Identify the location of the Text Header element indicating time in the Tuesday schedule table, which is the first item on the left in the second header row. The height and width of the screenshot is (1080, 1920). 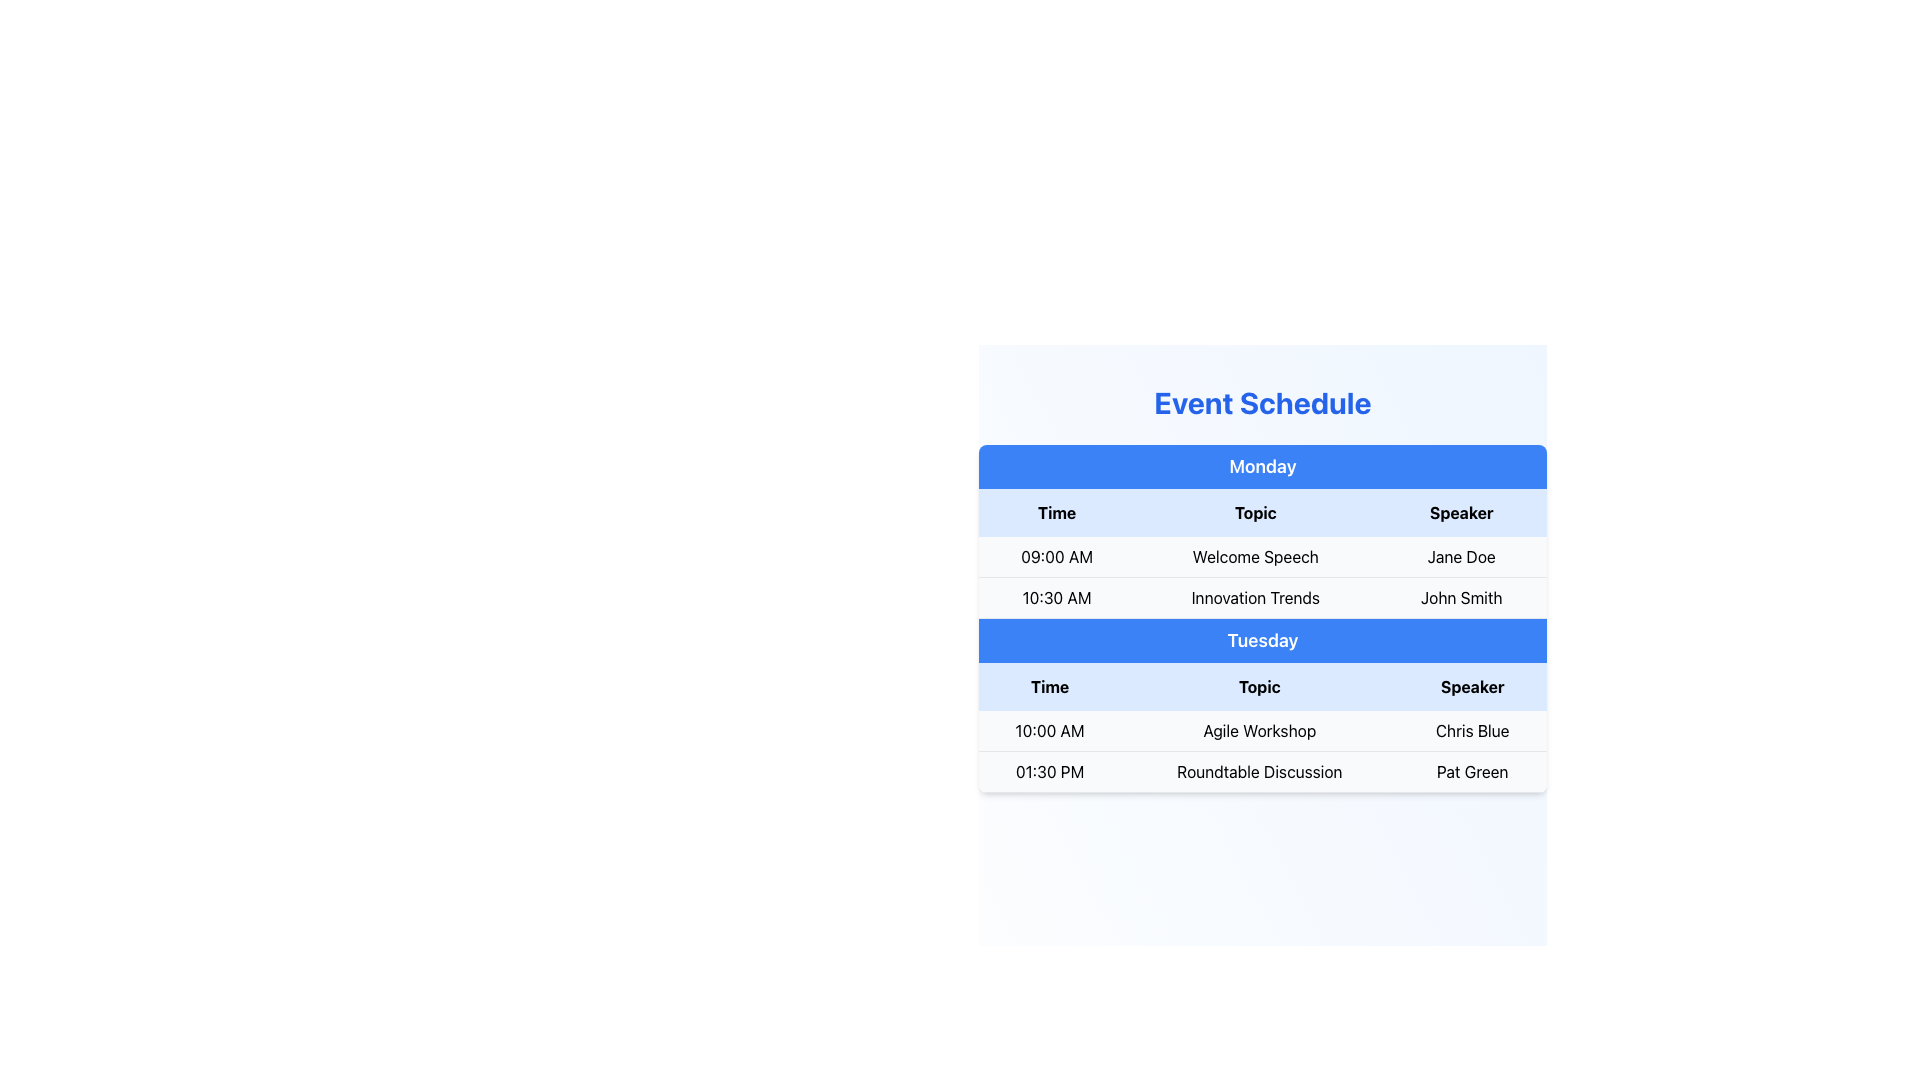
(1049, 685).